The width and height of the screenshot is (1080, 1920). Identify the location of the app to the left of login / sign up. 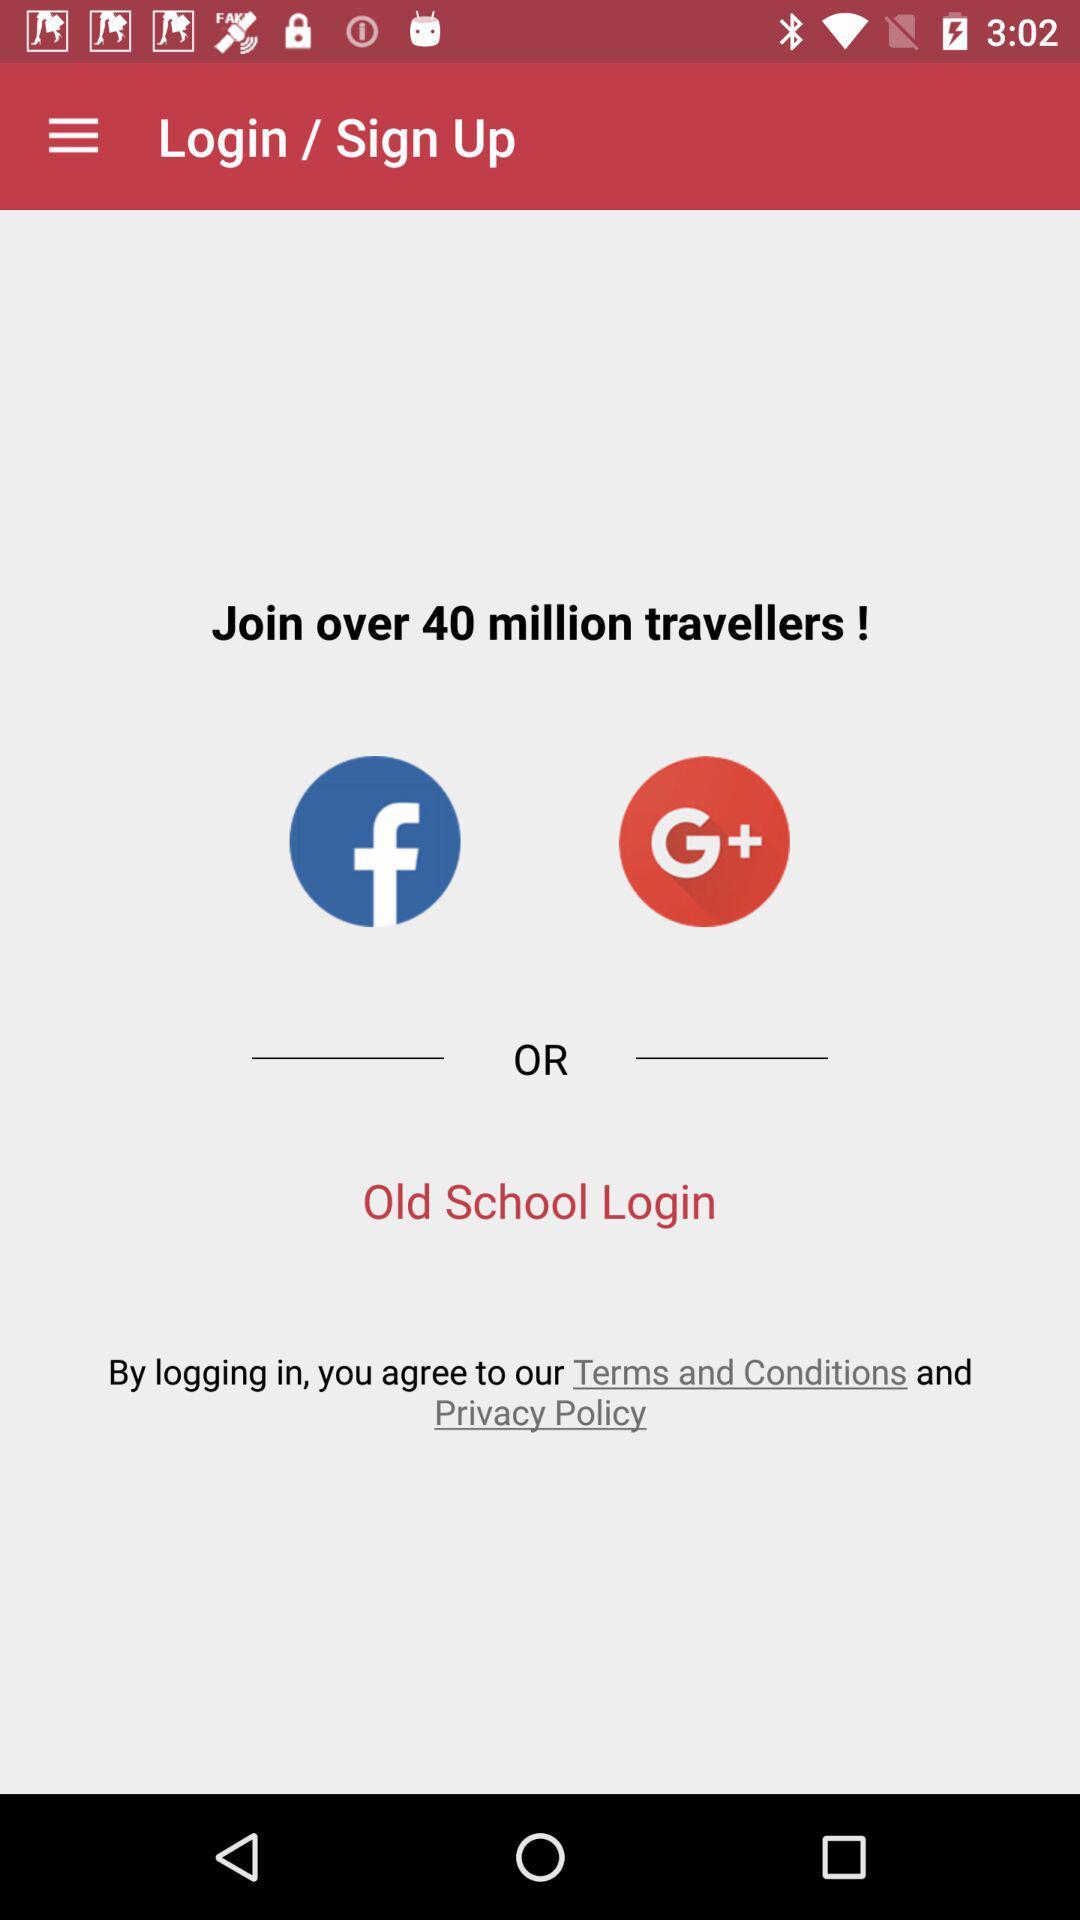
(72, 135).